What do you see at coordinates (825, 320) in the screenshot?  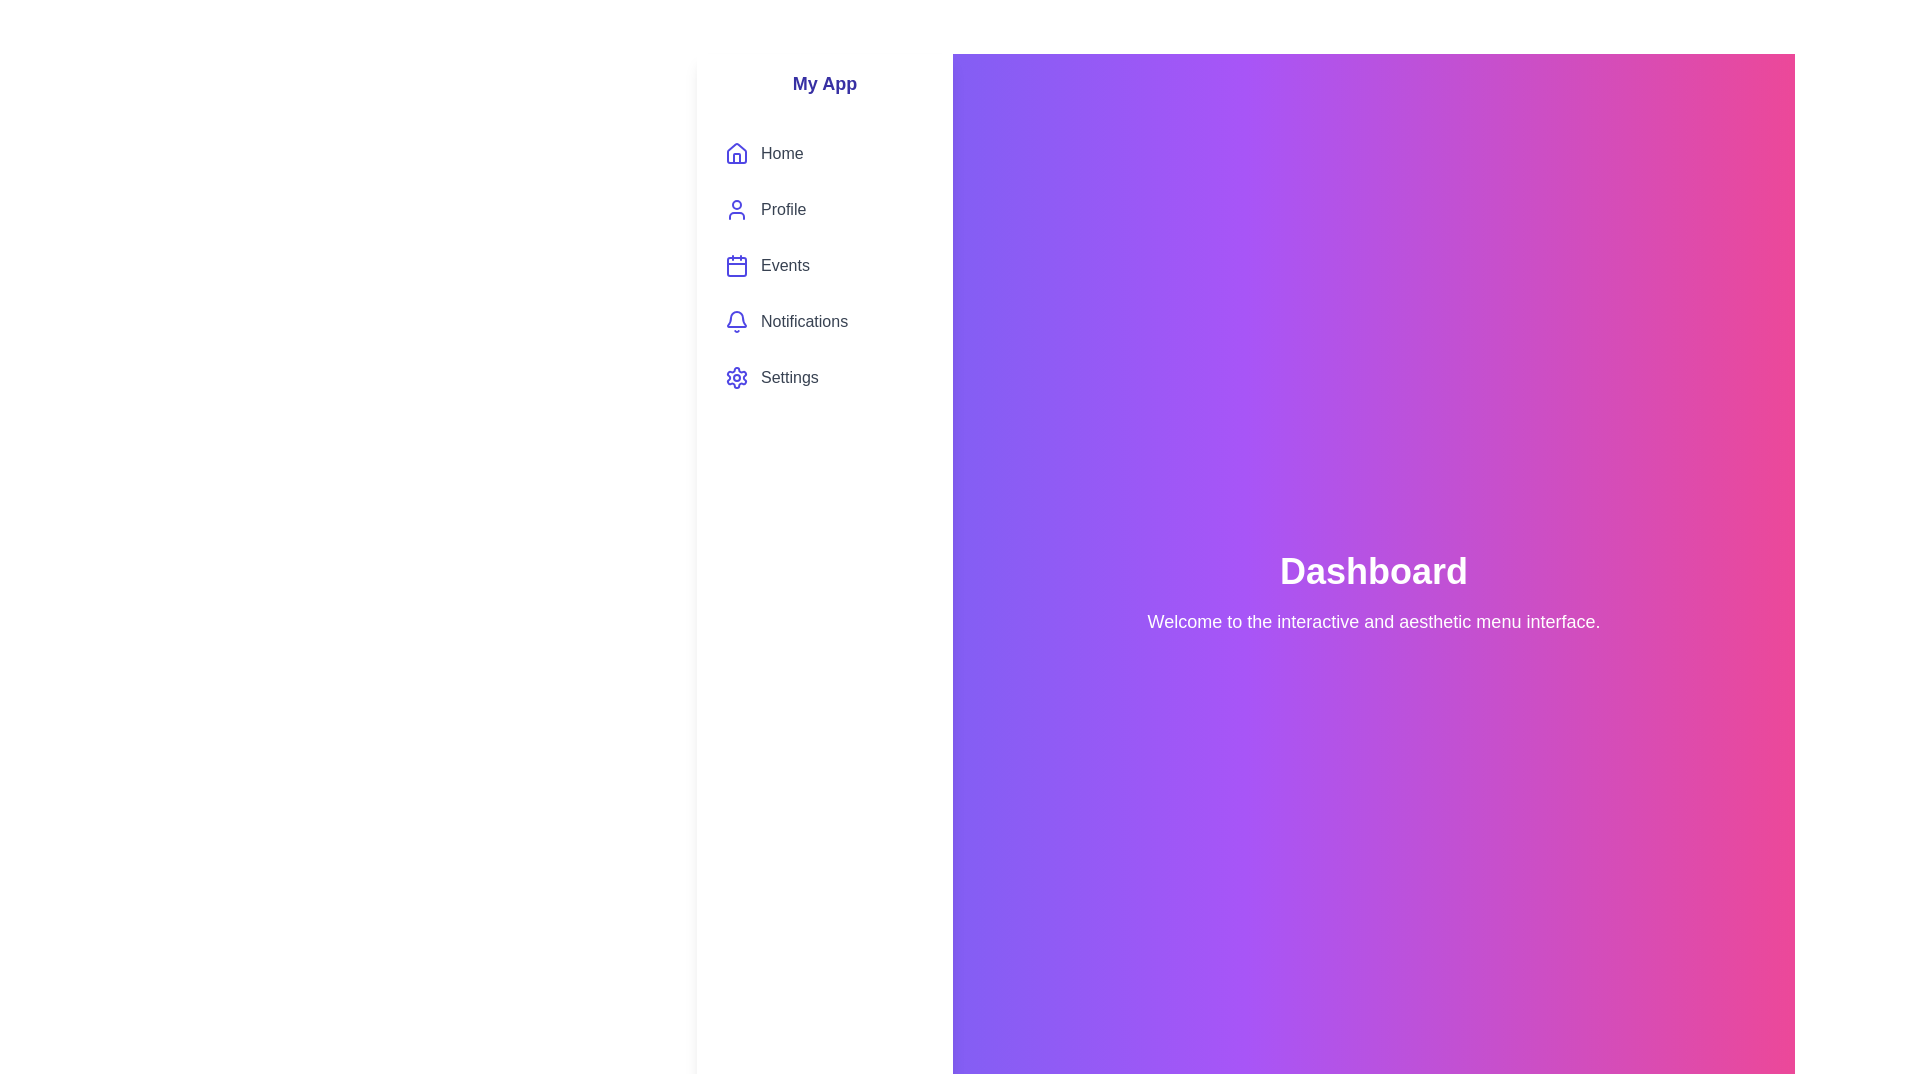 I see `the menu item labeled Notifications to navigate to the corresponding section` at bounding box center [825, 320].